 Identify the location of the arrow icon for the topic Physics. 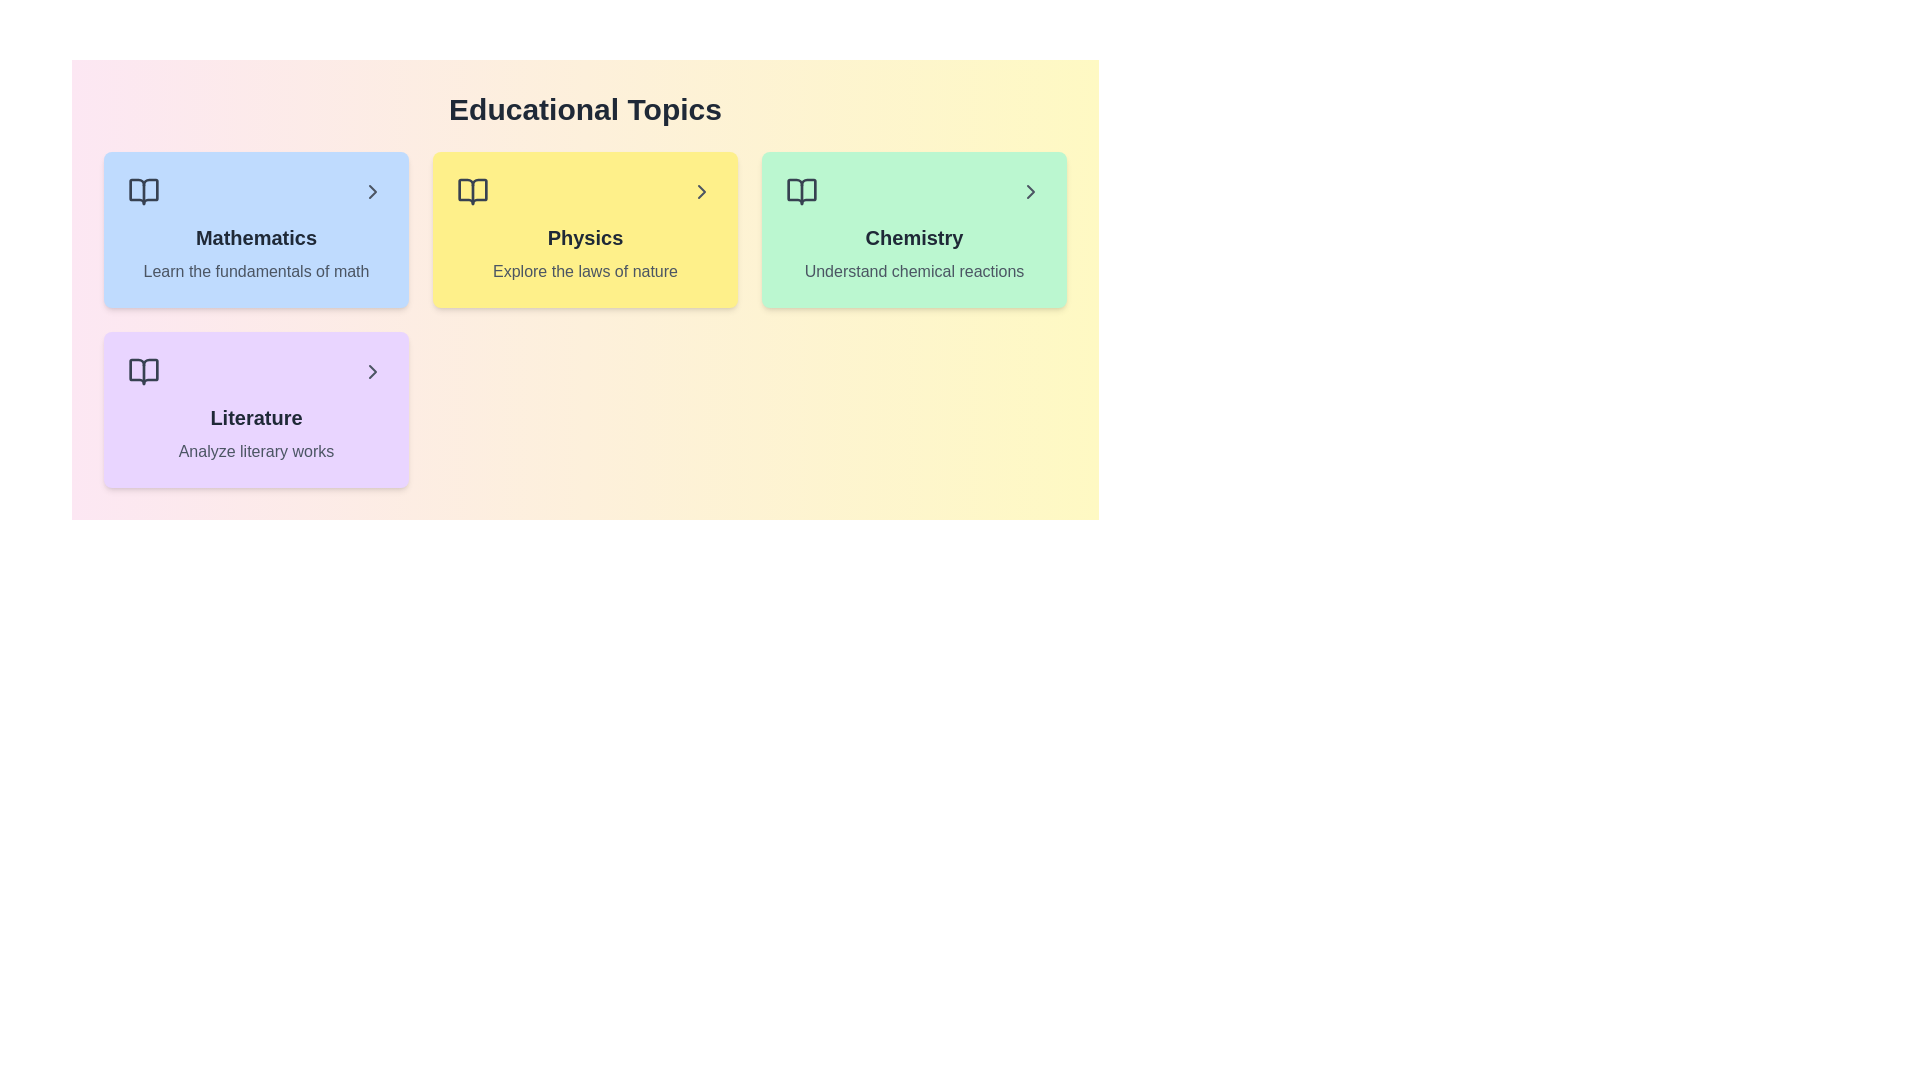
(701, 192).